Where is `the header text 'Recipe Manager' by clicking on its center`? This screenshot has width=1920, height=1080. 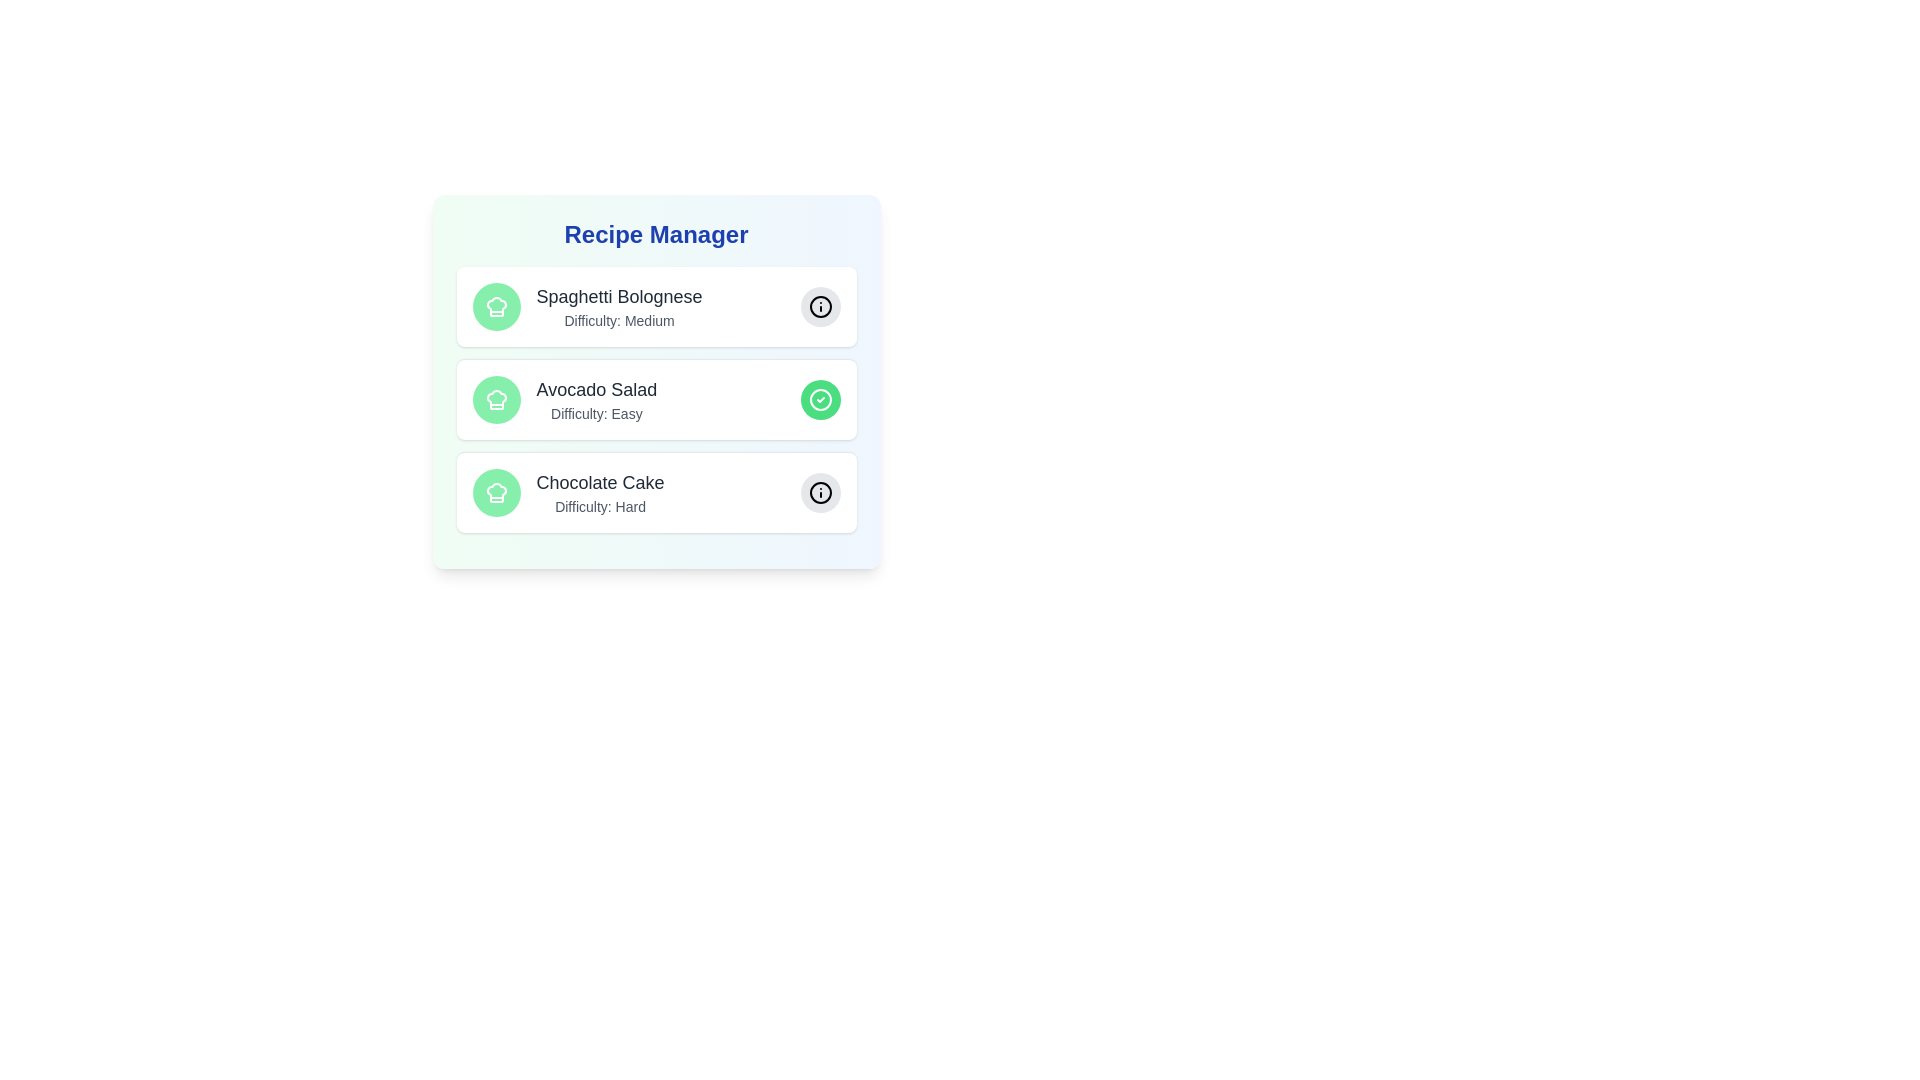
the header text 'Recipe Manager' by clicking on its center is located at coordinates (656, 234).